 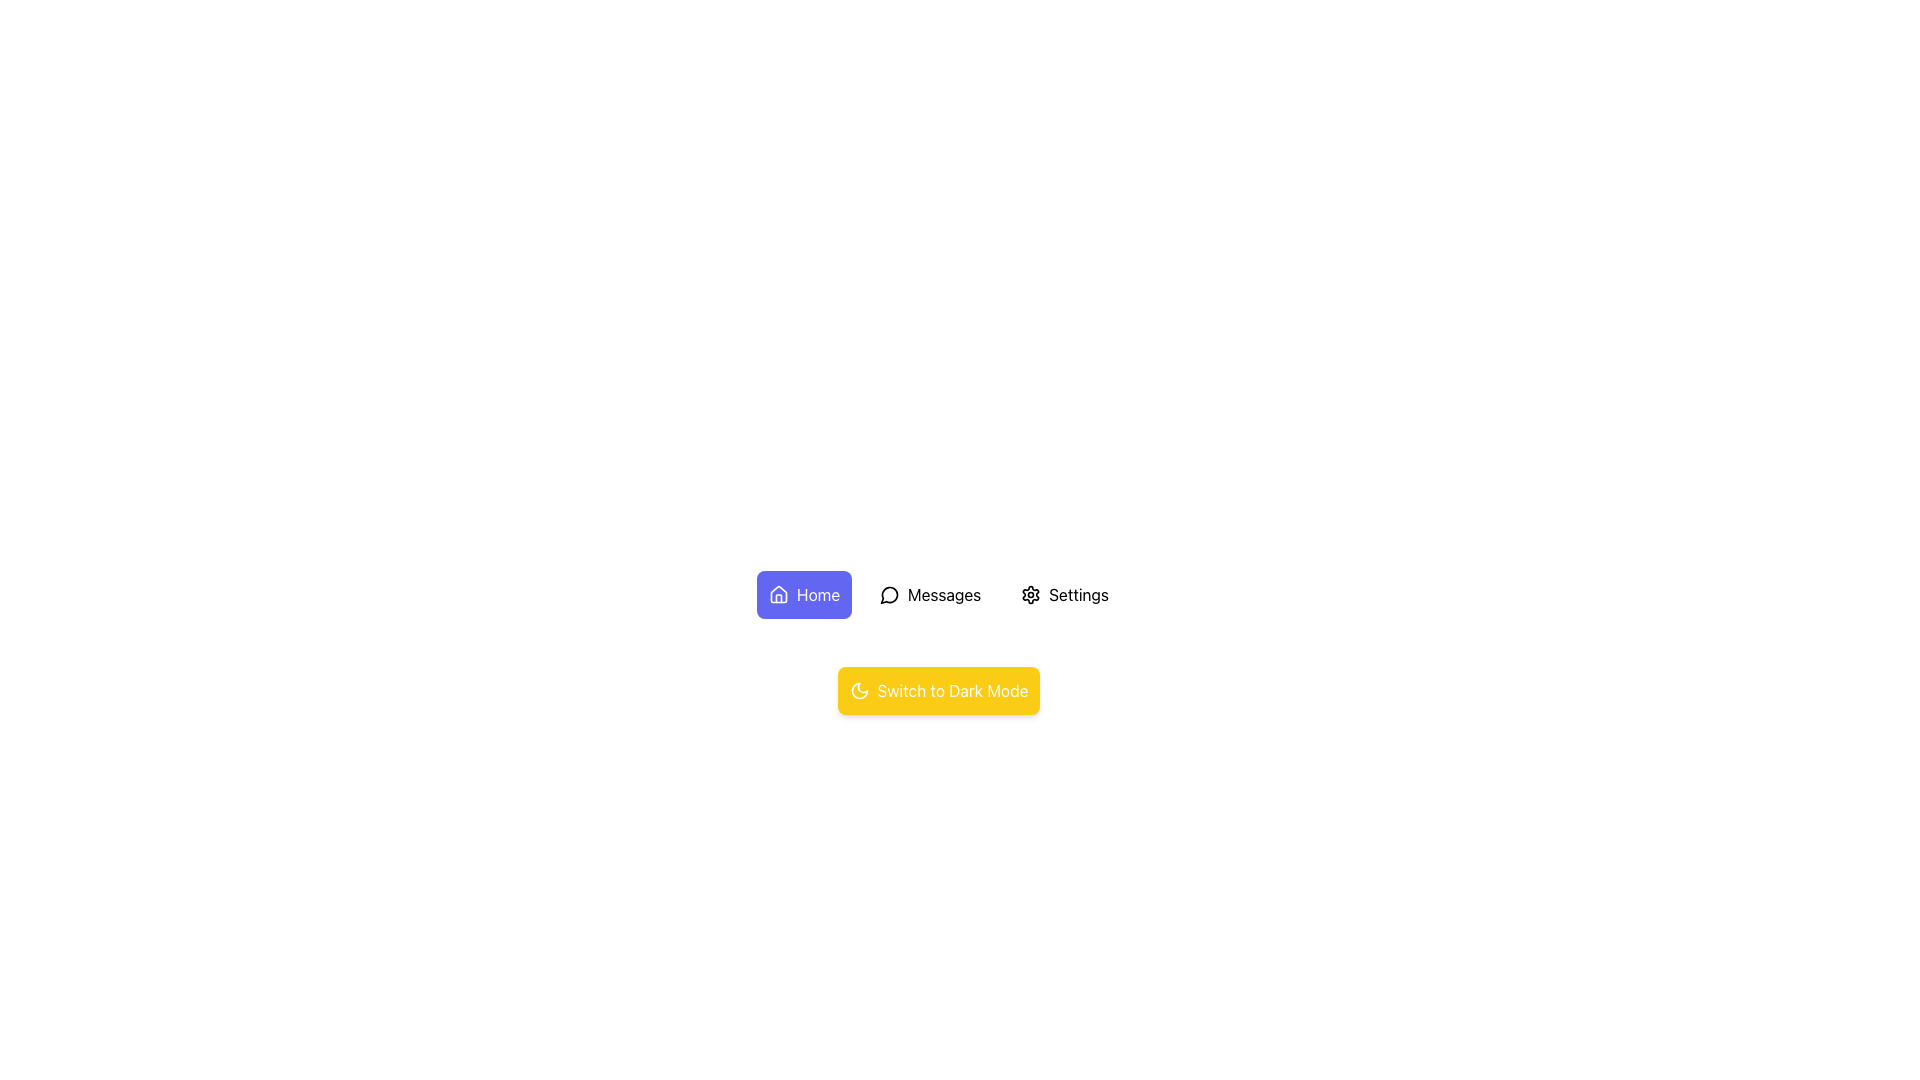 I want to click on the 'Messages' navigation icon, which visually indicates the related functionality and is positioned to the left of the 'Messages' label, so click(x=888, y=593).